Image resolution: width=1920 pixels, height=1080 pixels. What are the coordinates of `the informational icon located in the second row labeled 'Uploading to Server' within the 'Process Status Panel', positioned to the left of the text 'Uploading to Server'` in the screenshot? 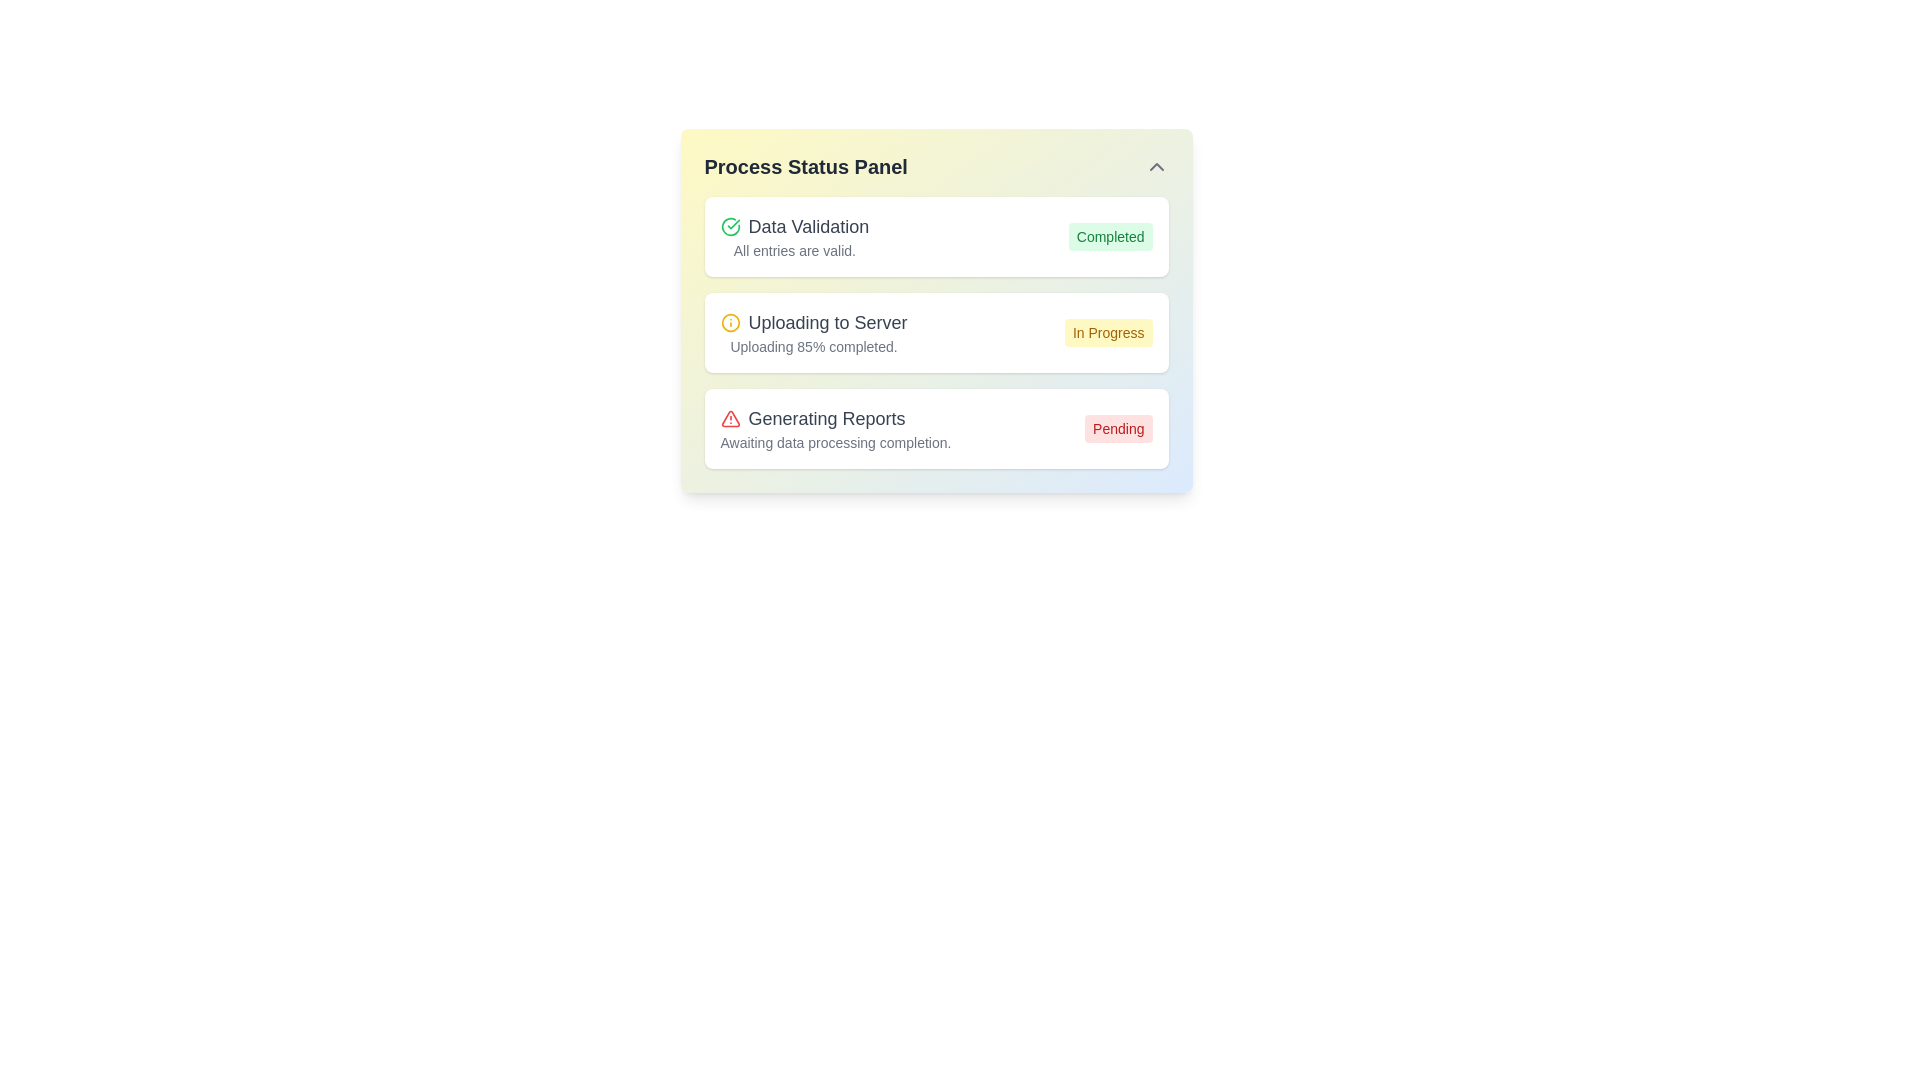 It's located at (729, 322).